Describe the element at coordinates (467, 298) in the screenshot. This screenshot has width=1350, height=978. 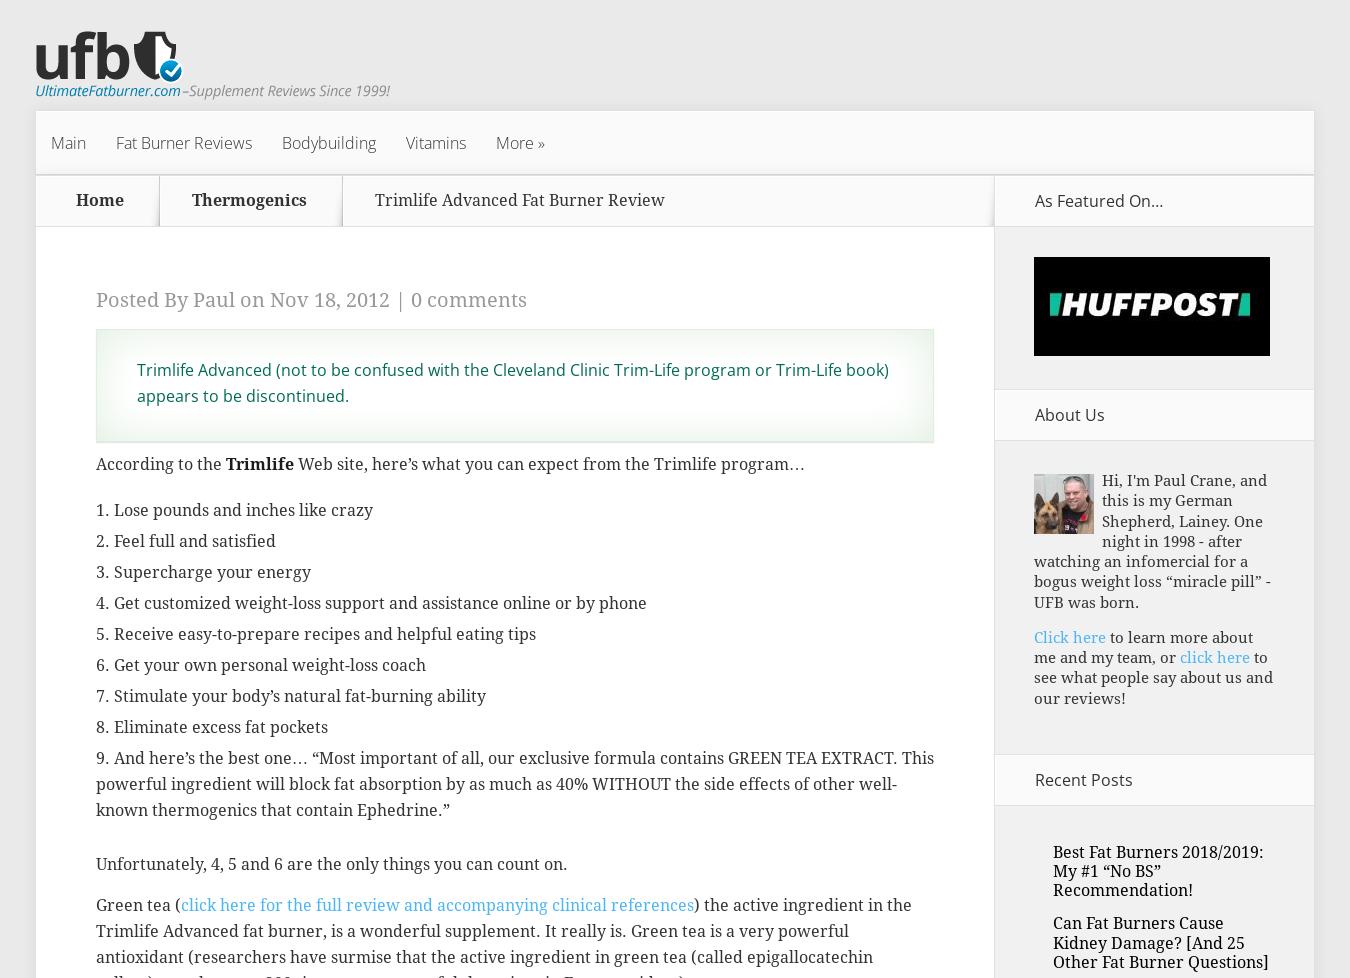
I see `'0 comments'` at that location.